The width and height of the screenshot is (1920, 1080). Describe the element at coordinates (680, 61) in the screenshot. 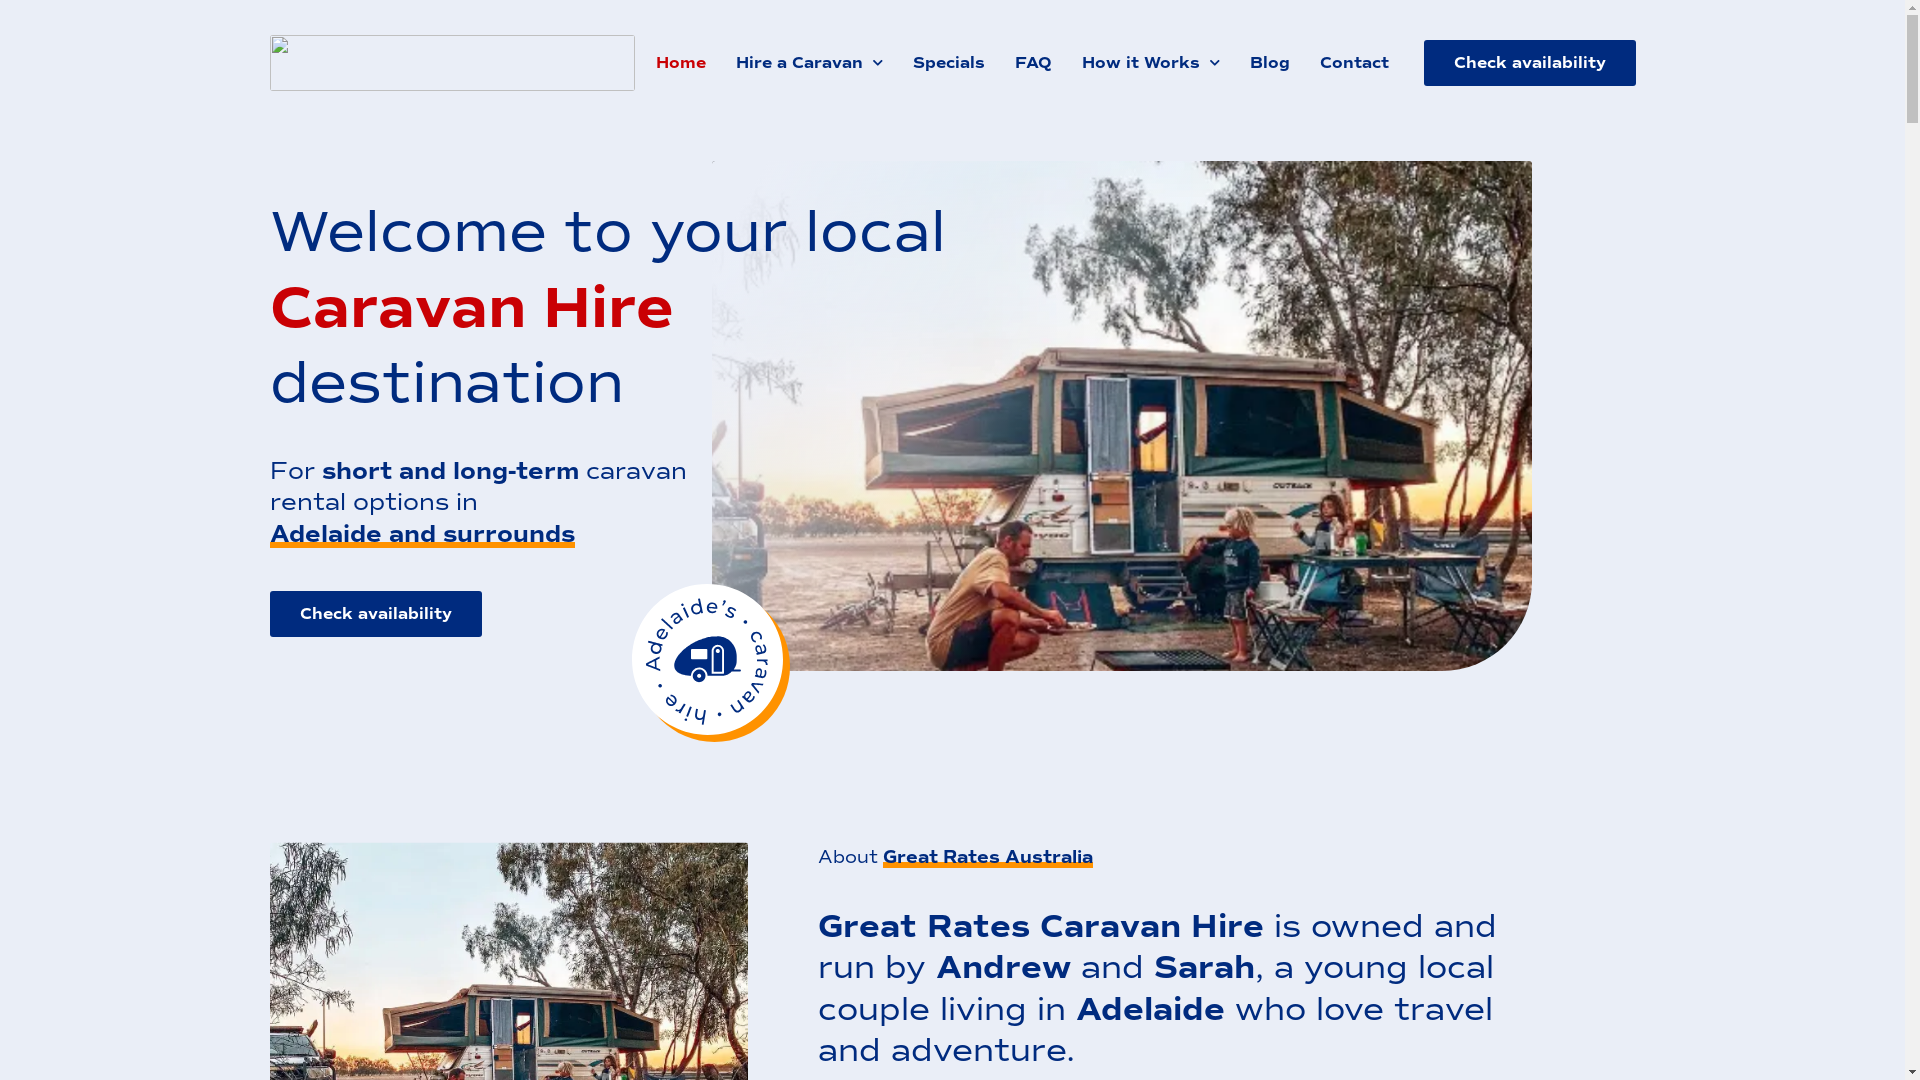

I see `'Home'` at that location.